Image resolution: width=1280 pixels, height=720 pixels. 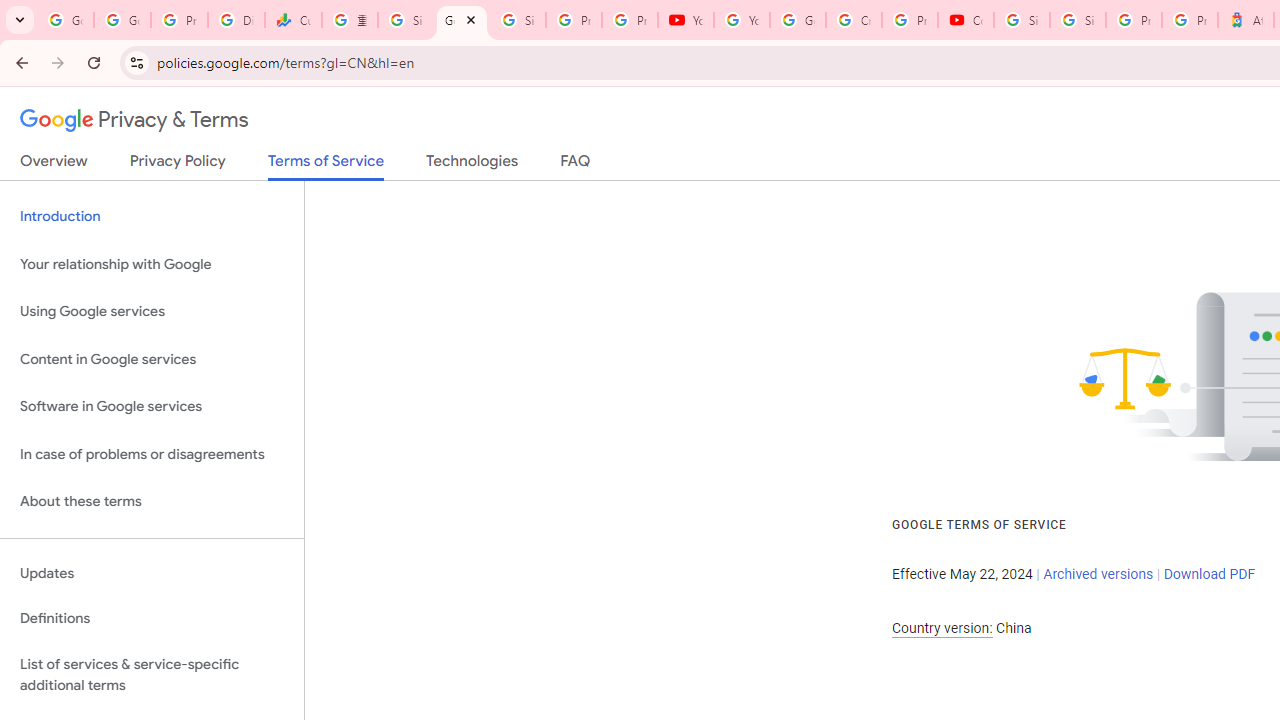 I want to click on 'Currencies - Google Finance', so click(x=292, y=20).